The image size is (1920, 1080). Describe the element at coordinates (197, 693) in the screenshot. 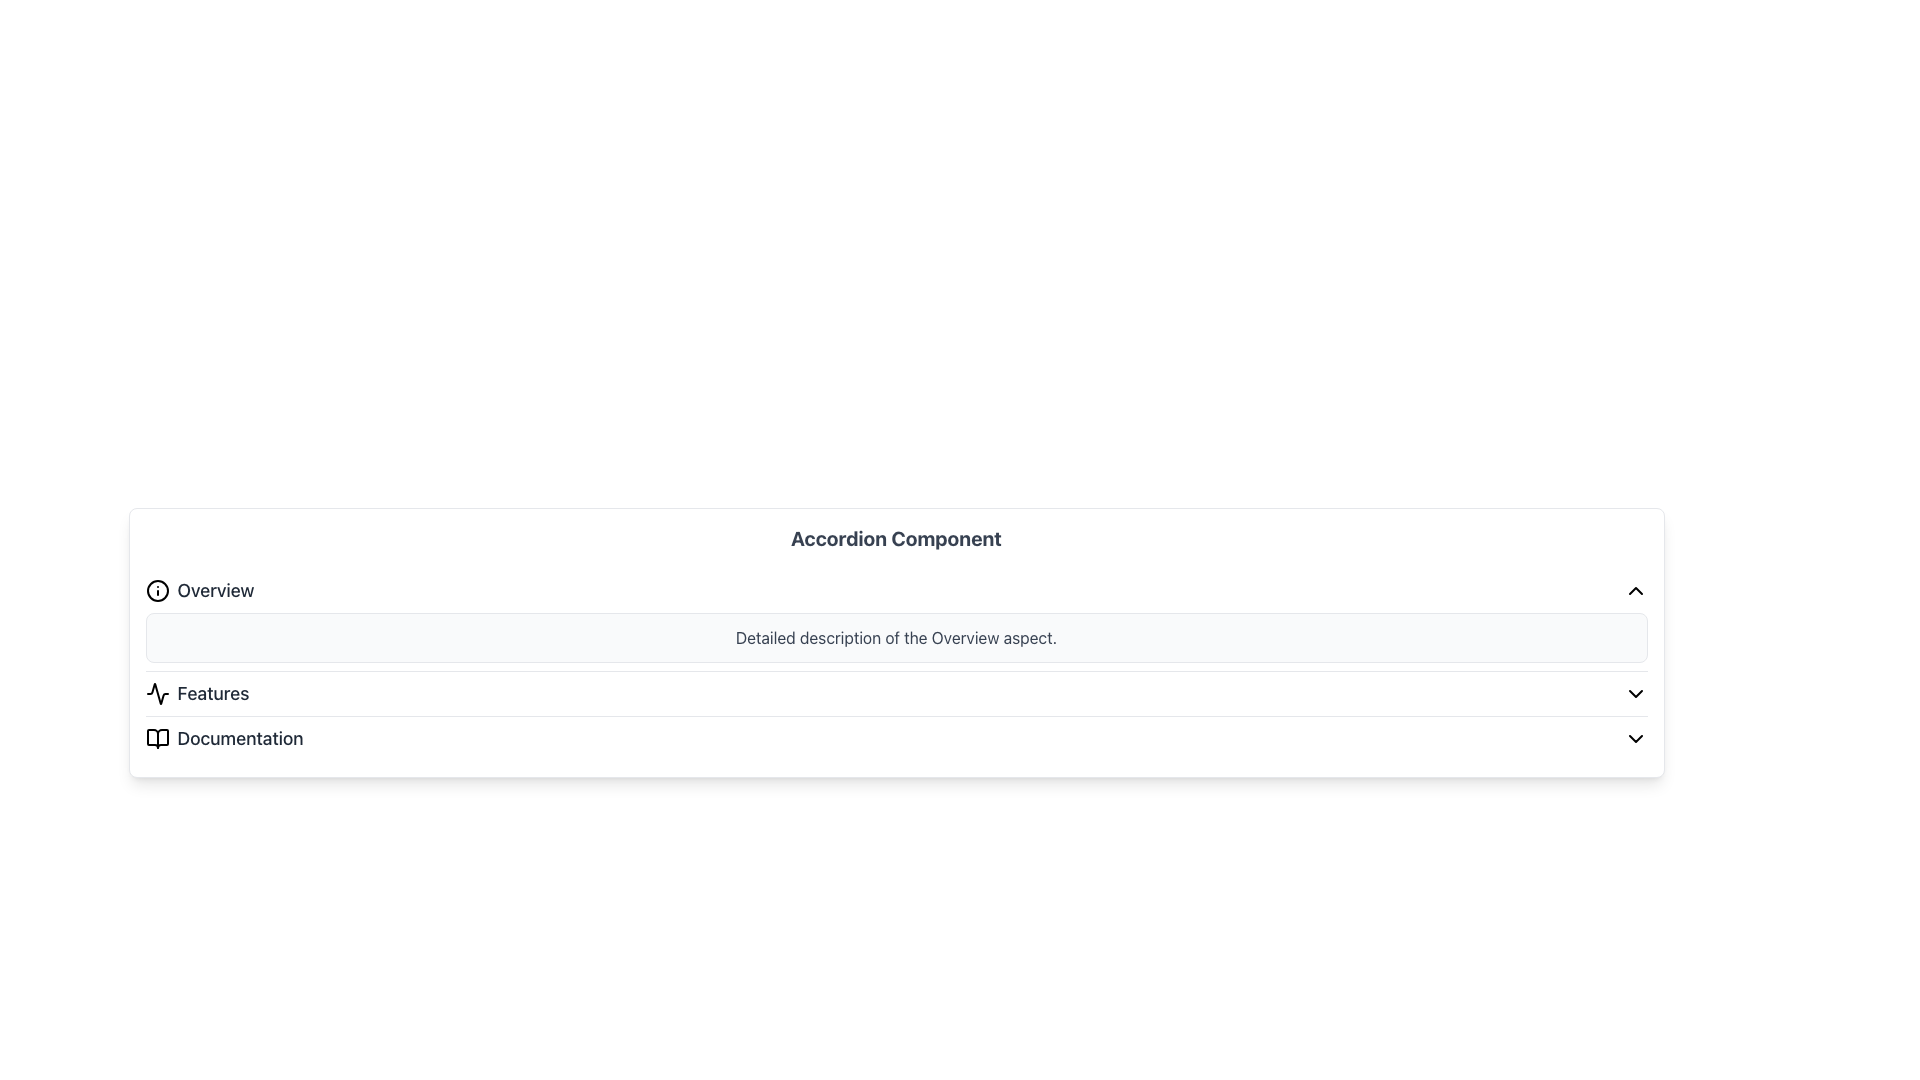

I see `the 'Features' label which is the second item in the vertical list of 'Overview', 'Features', and 'Documentation', and is visually represented with a bold font next to a waveform icon` at that location.